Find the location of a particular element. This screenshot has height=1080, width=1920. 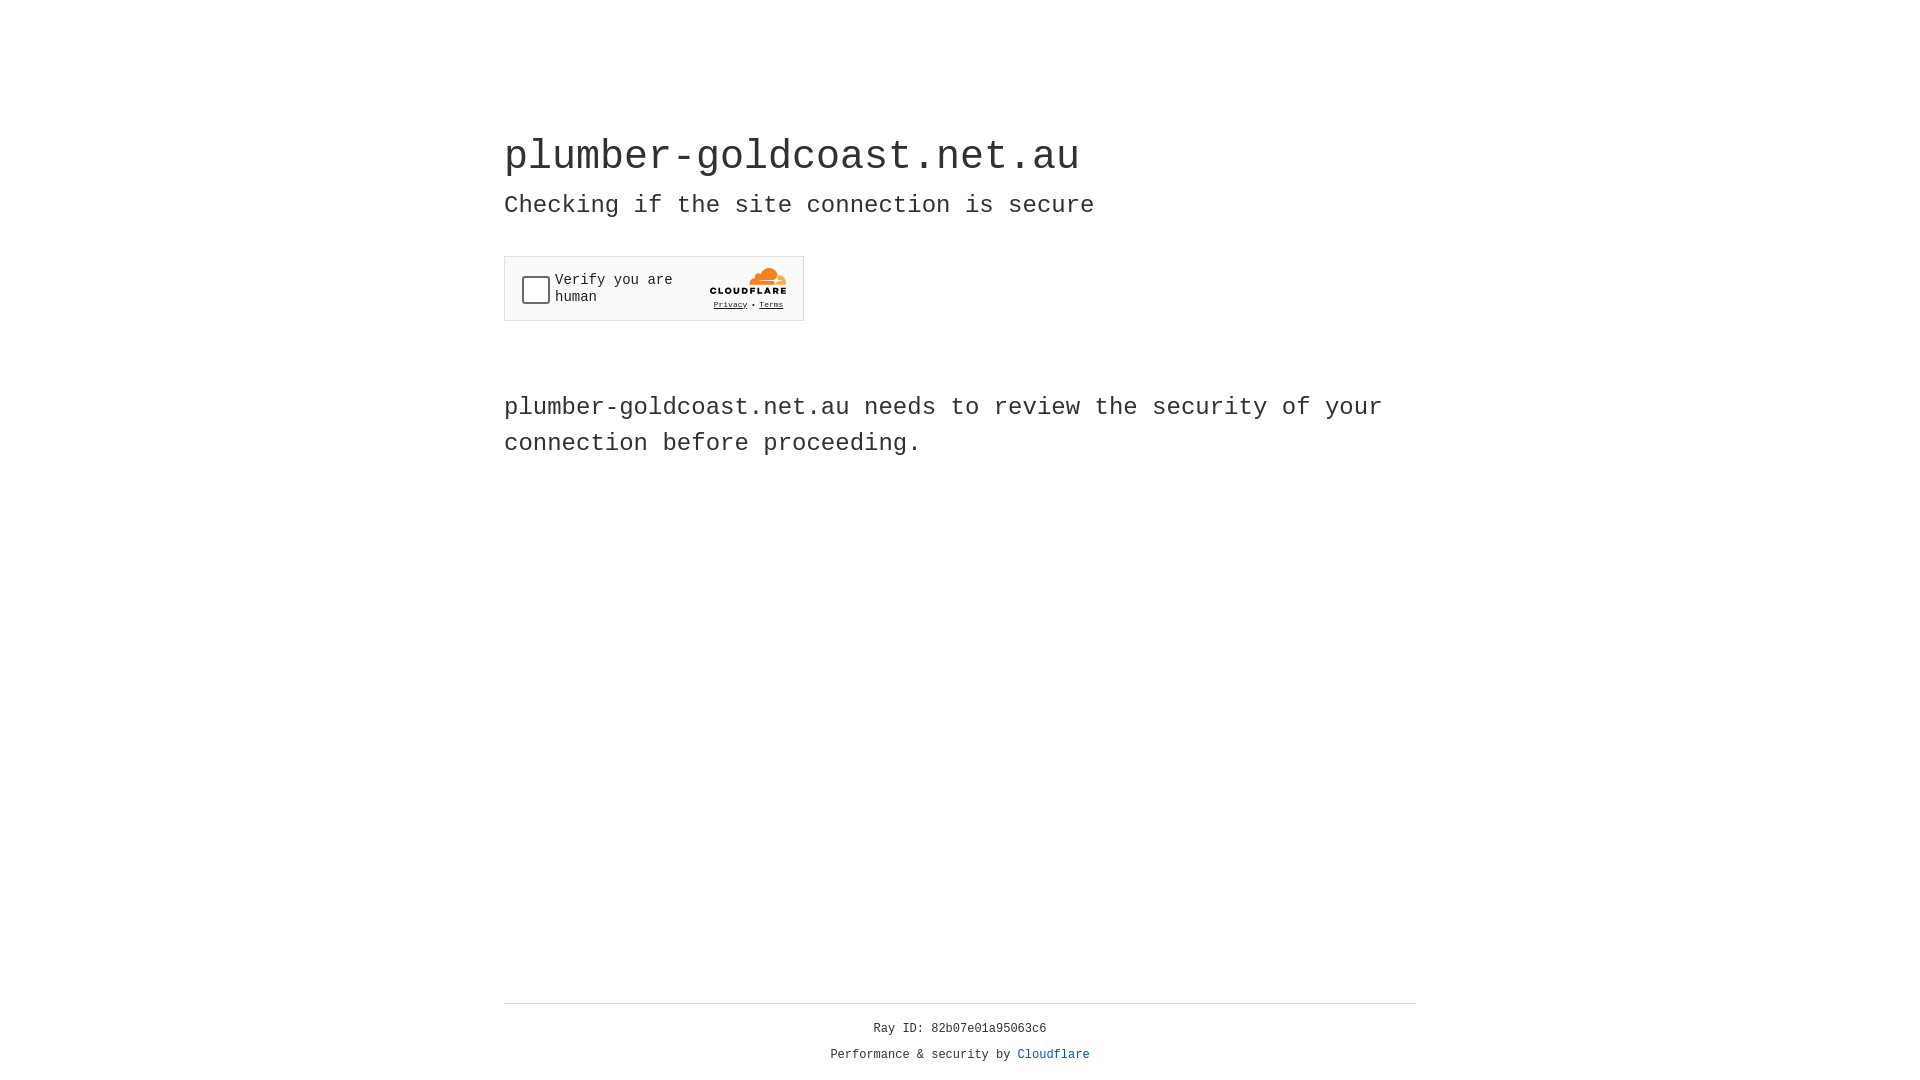

'Cloudflare' is located at coordinates (1053, 1054).